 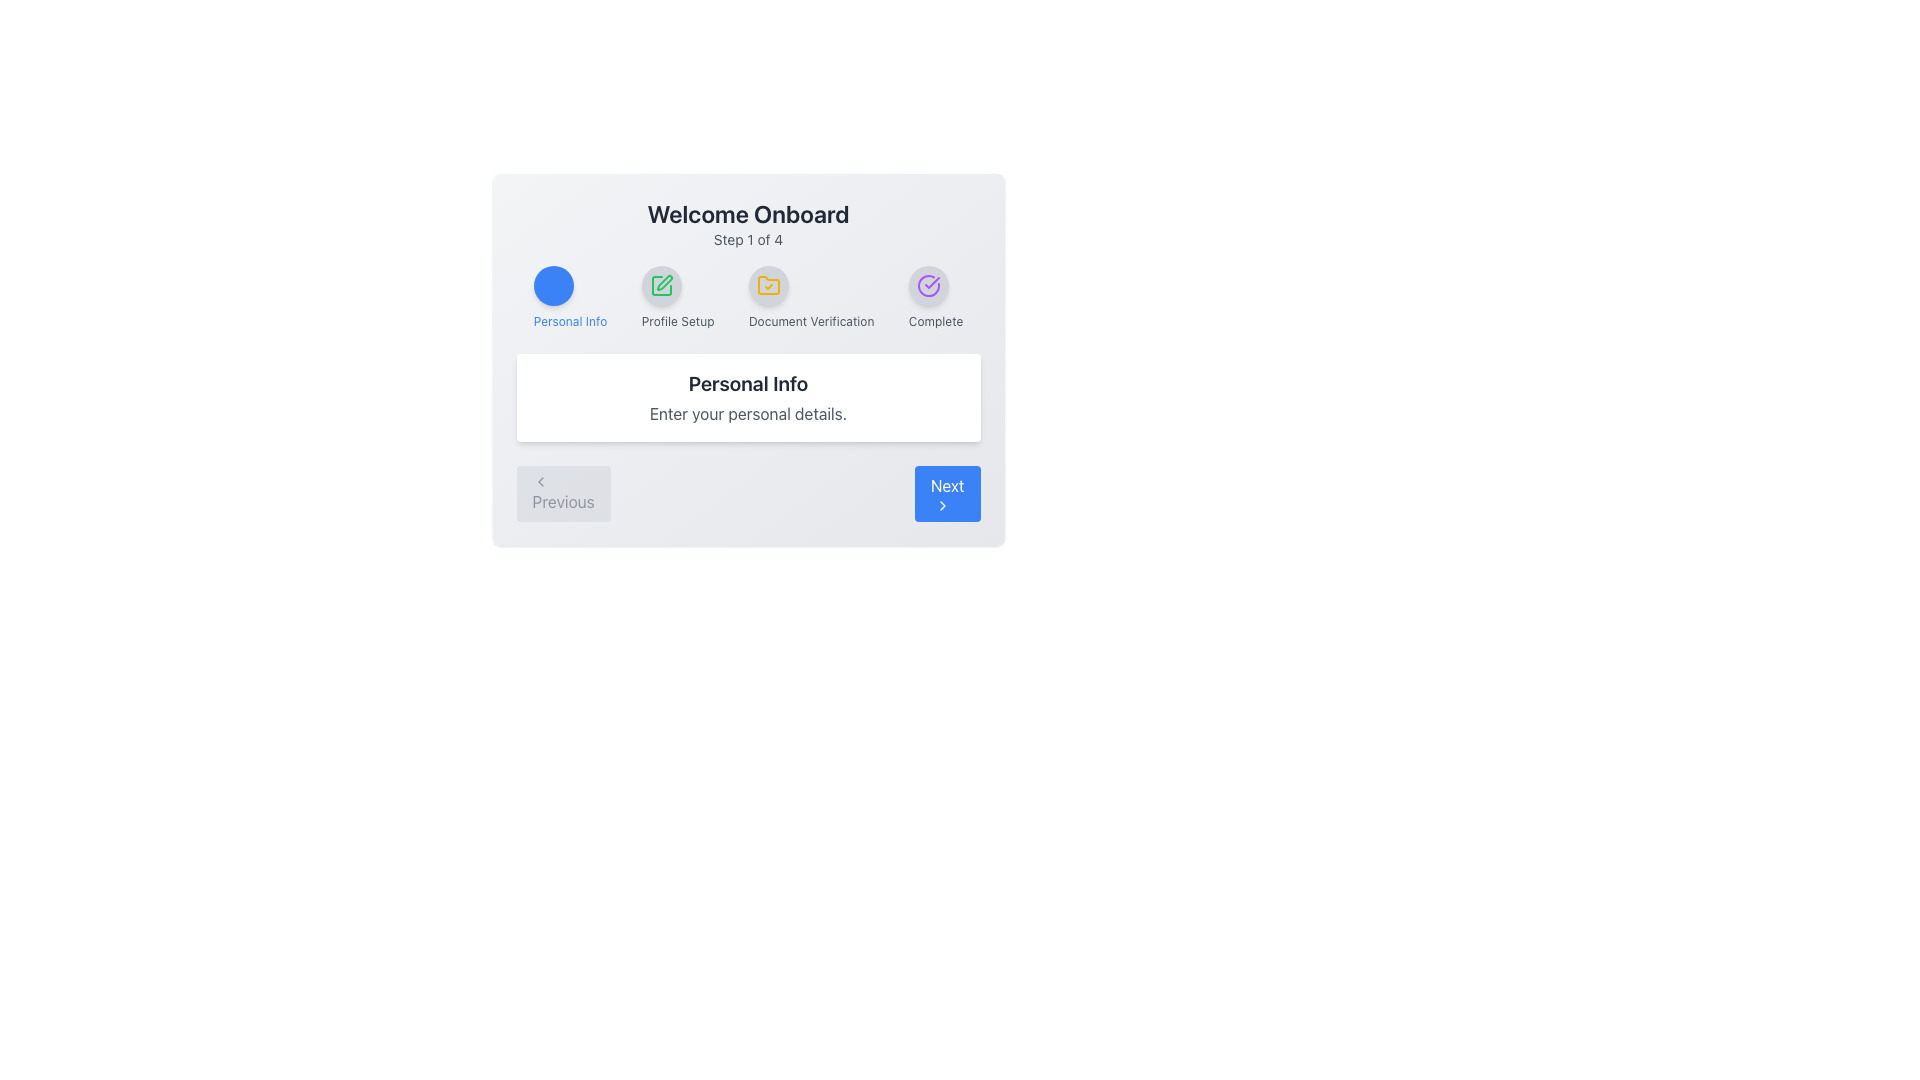 I want to click on the static text label that contains the instruction 'Enter your personal details.', which is styled in a smaller gray font and positioned below the 'Personal Info' heading within a card-like section, so click(x=747, y=412).